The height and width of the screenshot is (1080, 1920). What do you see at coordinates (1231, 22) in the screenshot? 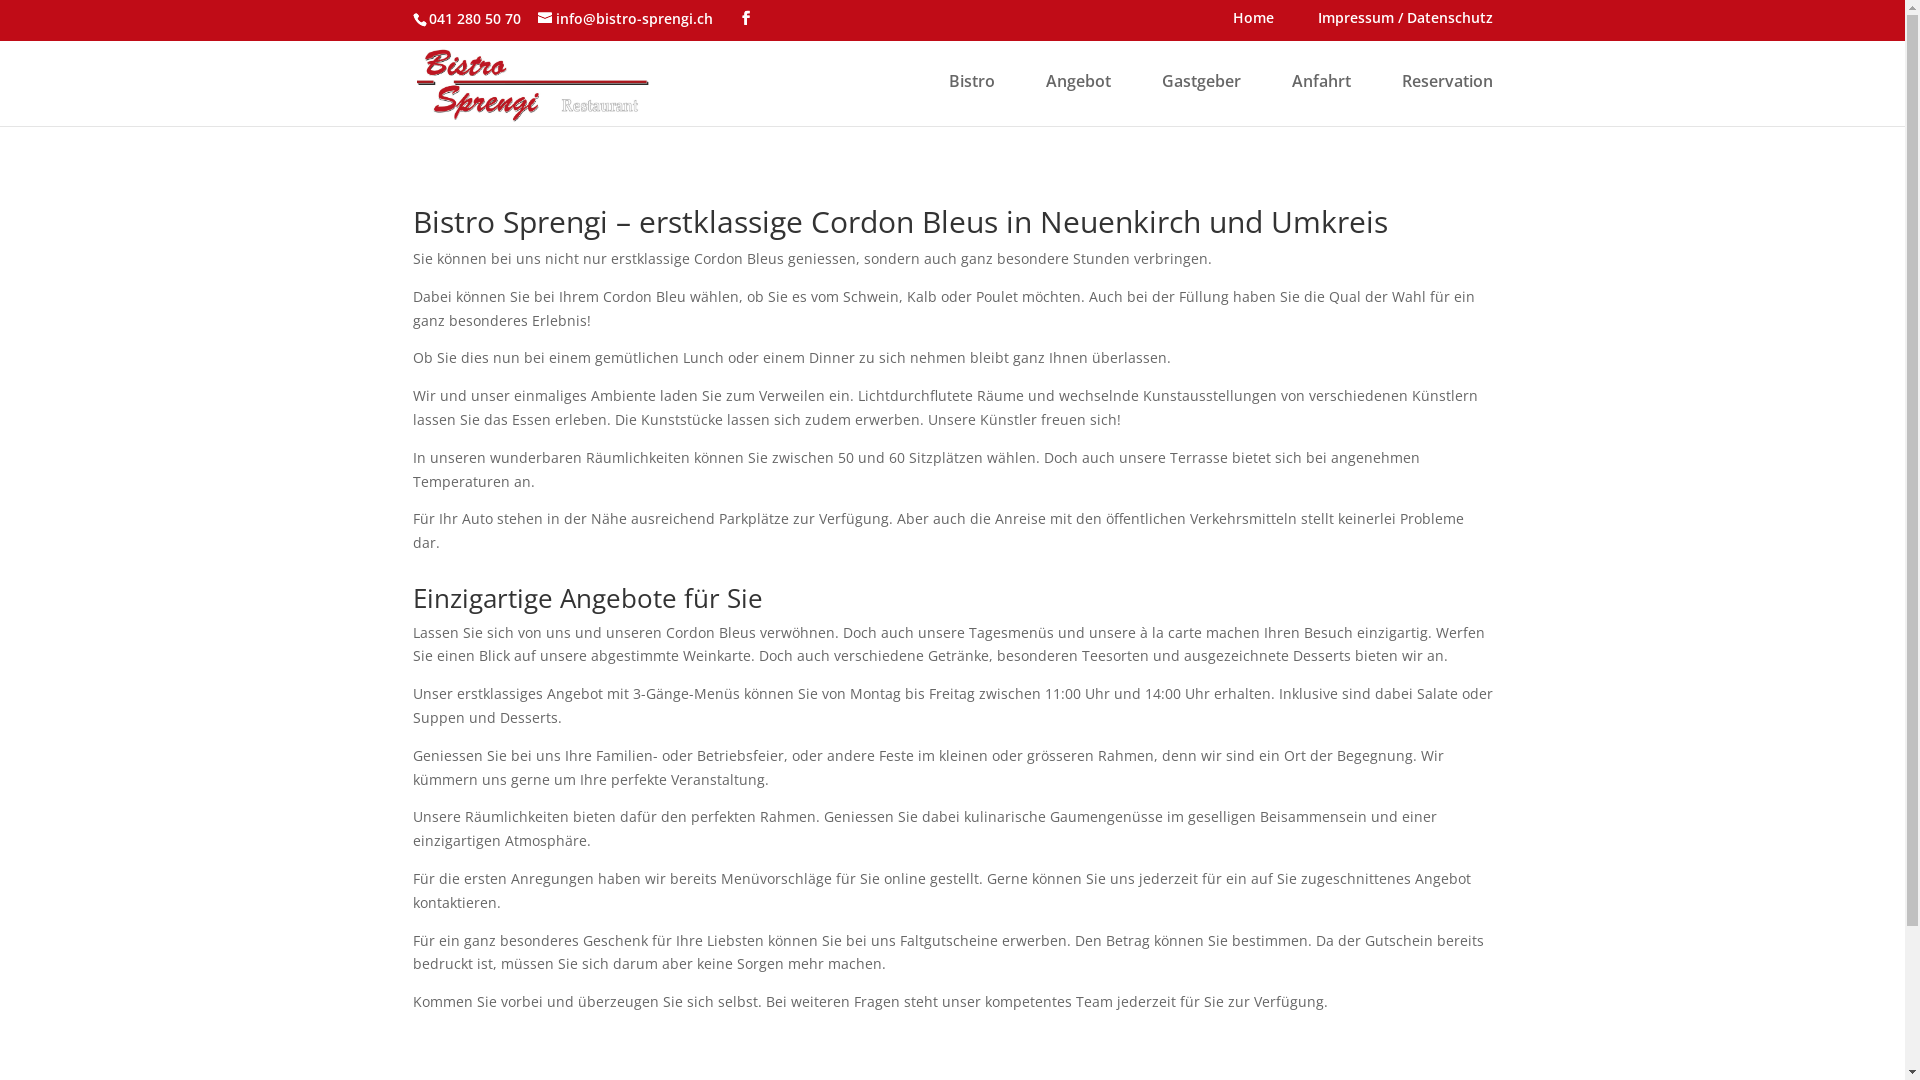
I see `'Home'` at bounding box center [1231, 22].